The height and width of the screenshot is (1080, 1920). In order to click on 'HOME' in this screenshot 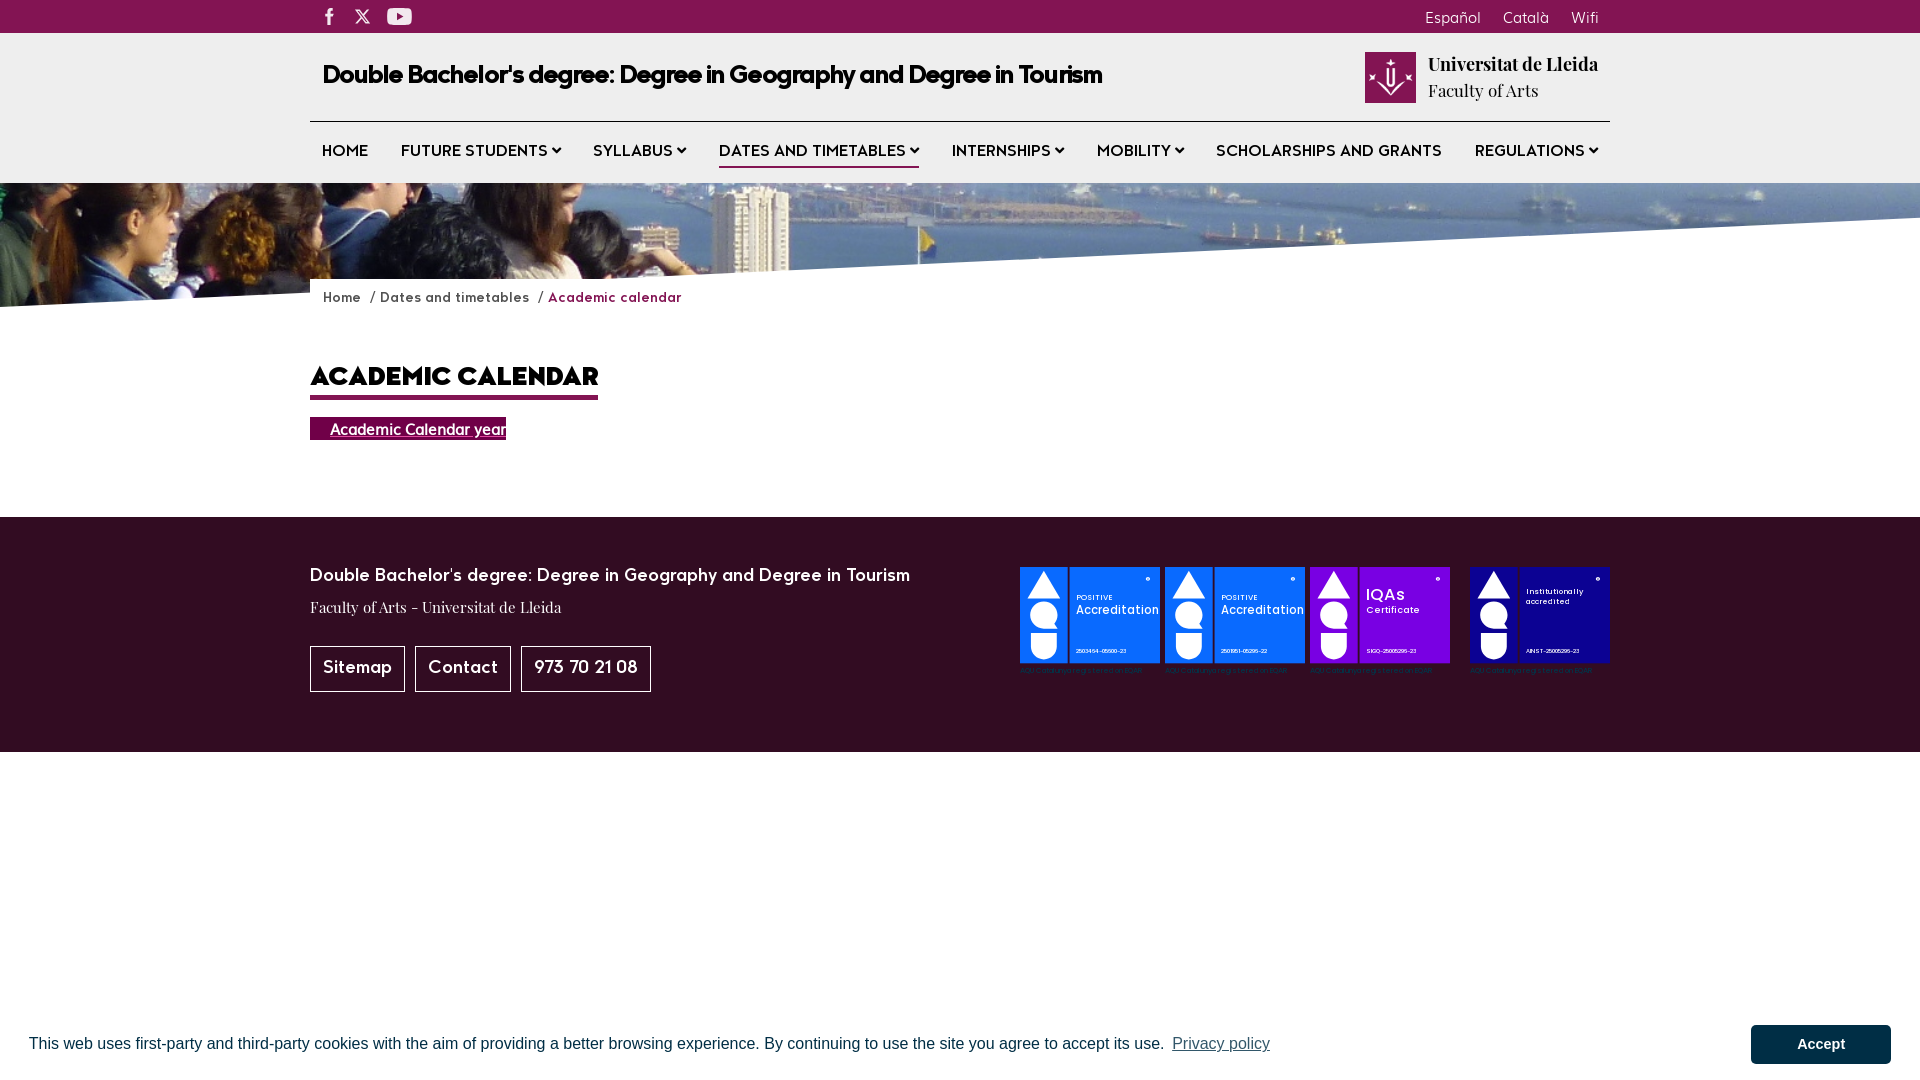, I will do `click(345, 150)`.